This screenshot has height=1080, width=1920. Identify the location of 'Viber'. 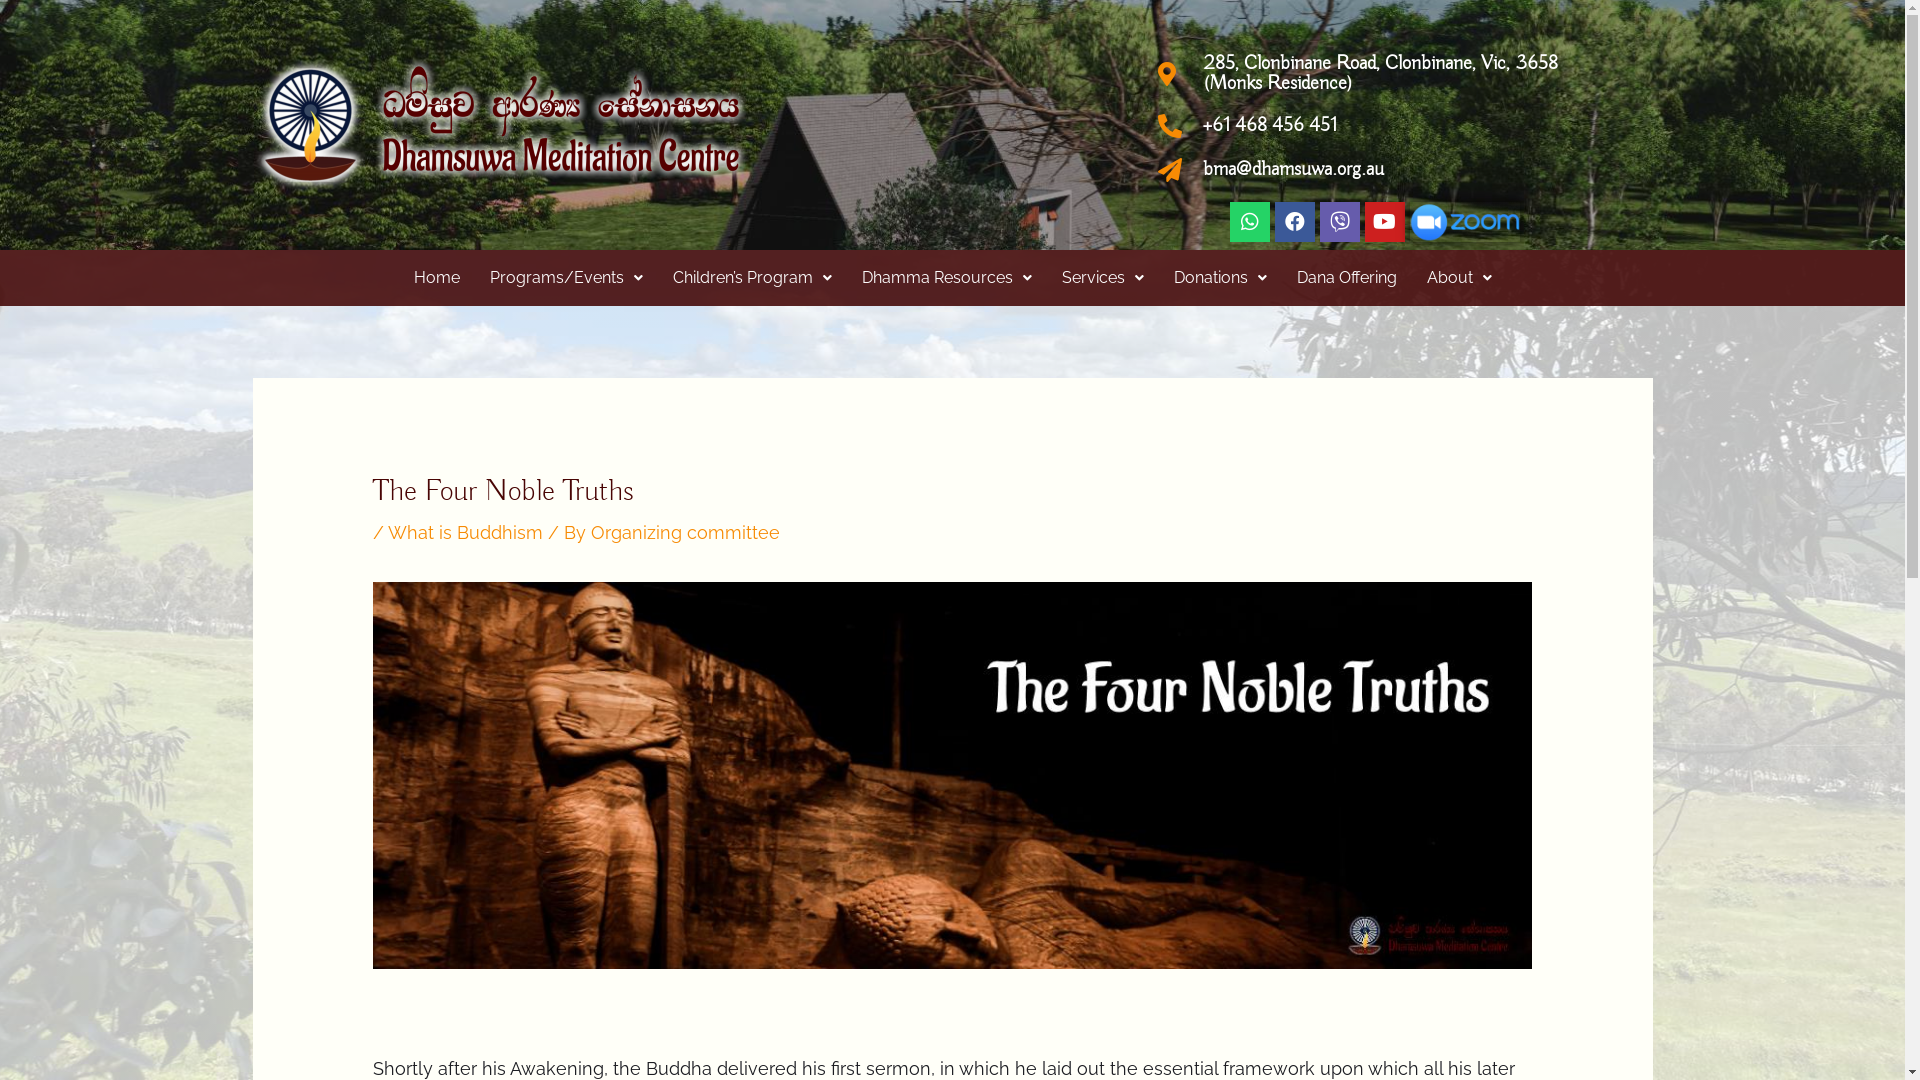
(1320, 222).